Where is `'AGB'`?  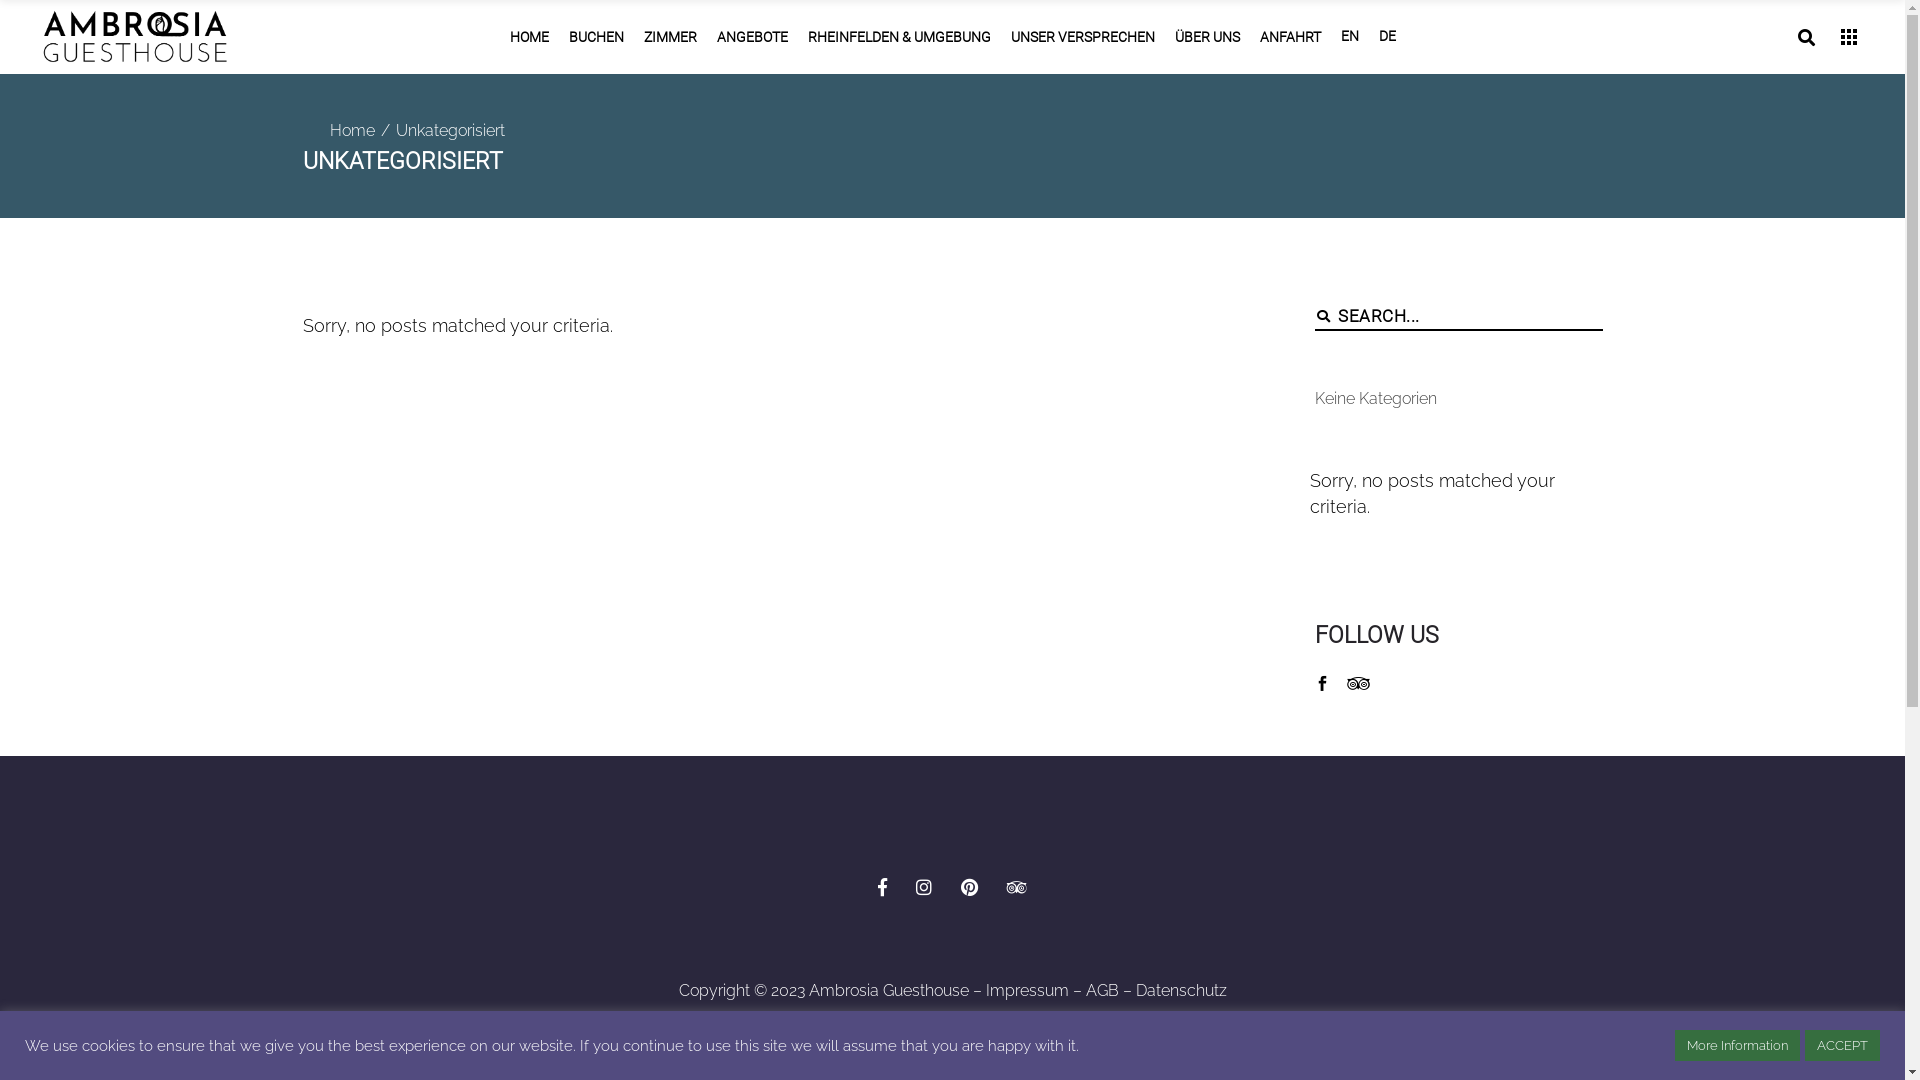
'AGB' is located at coordinates (1101, 990).